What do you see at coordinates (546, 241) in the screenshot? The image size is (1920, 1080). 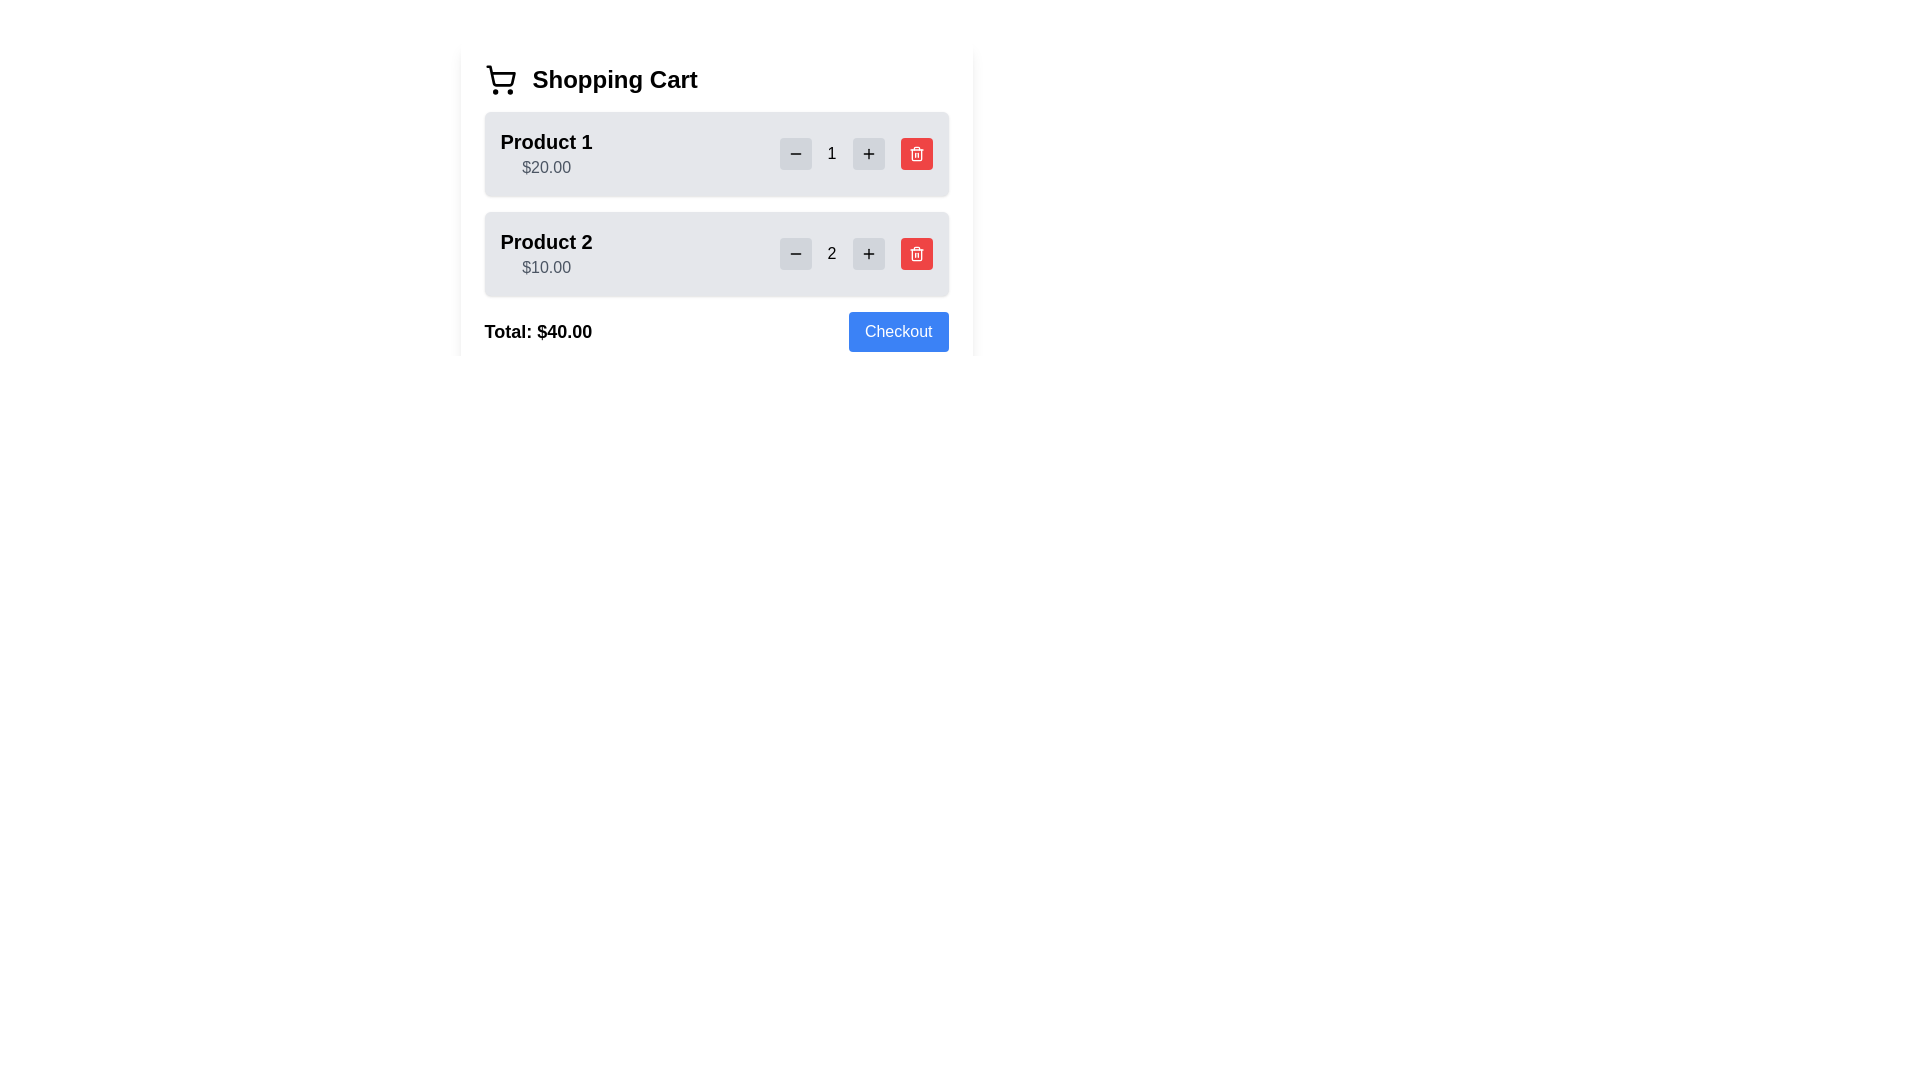 I see `the text label for the second product in the shopping cart` at bounding box center [546, 241].